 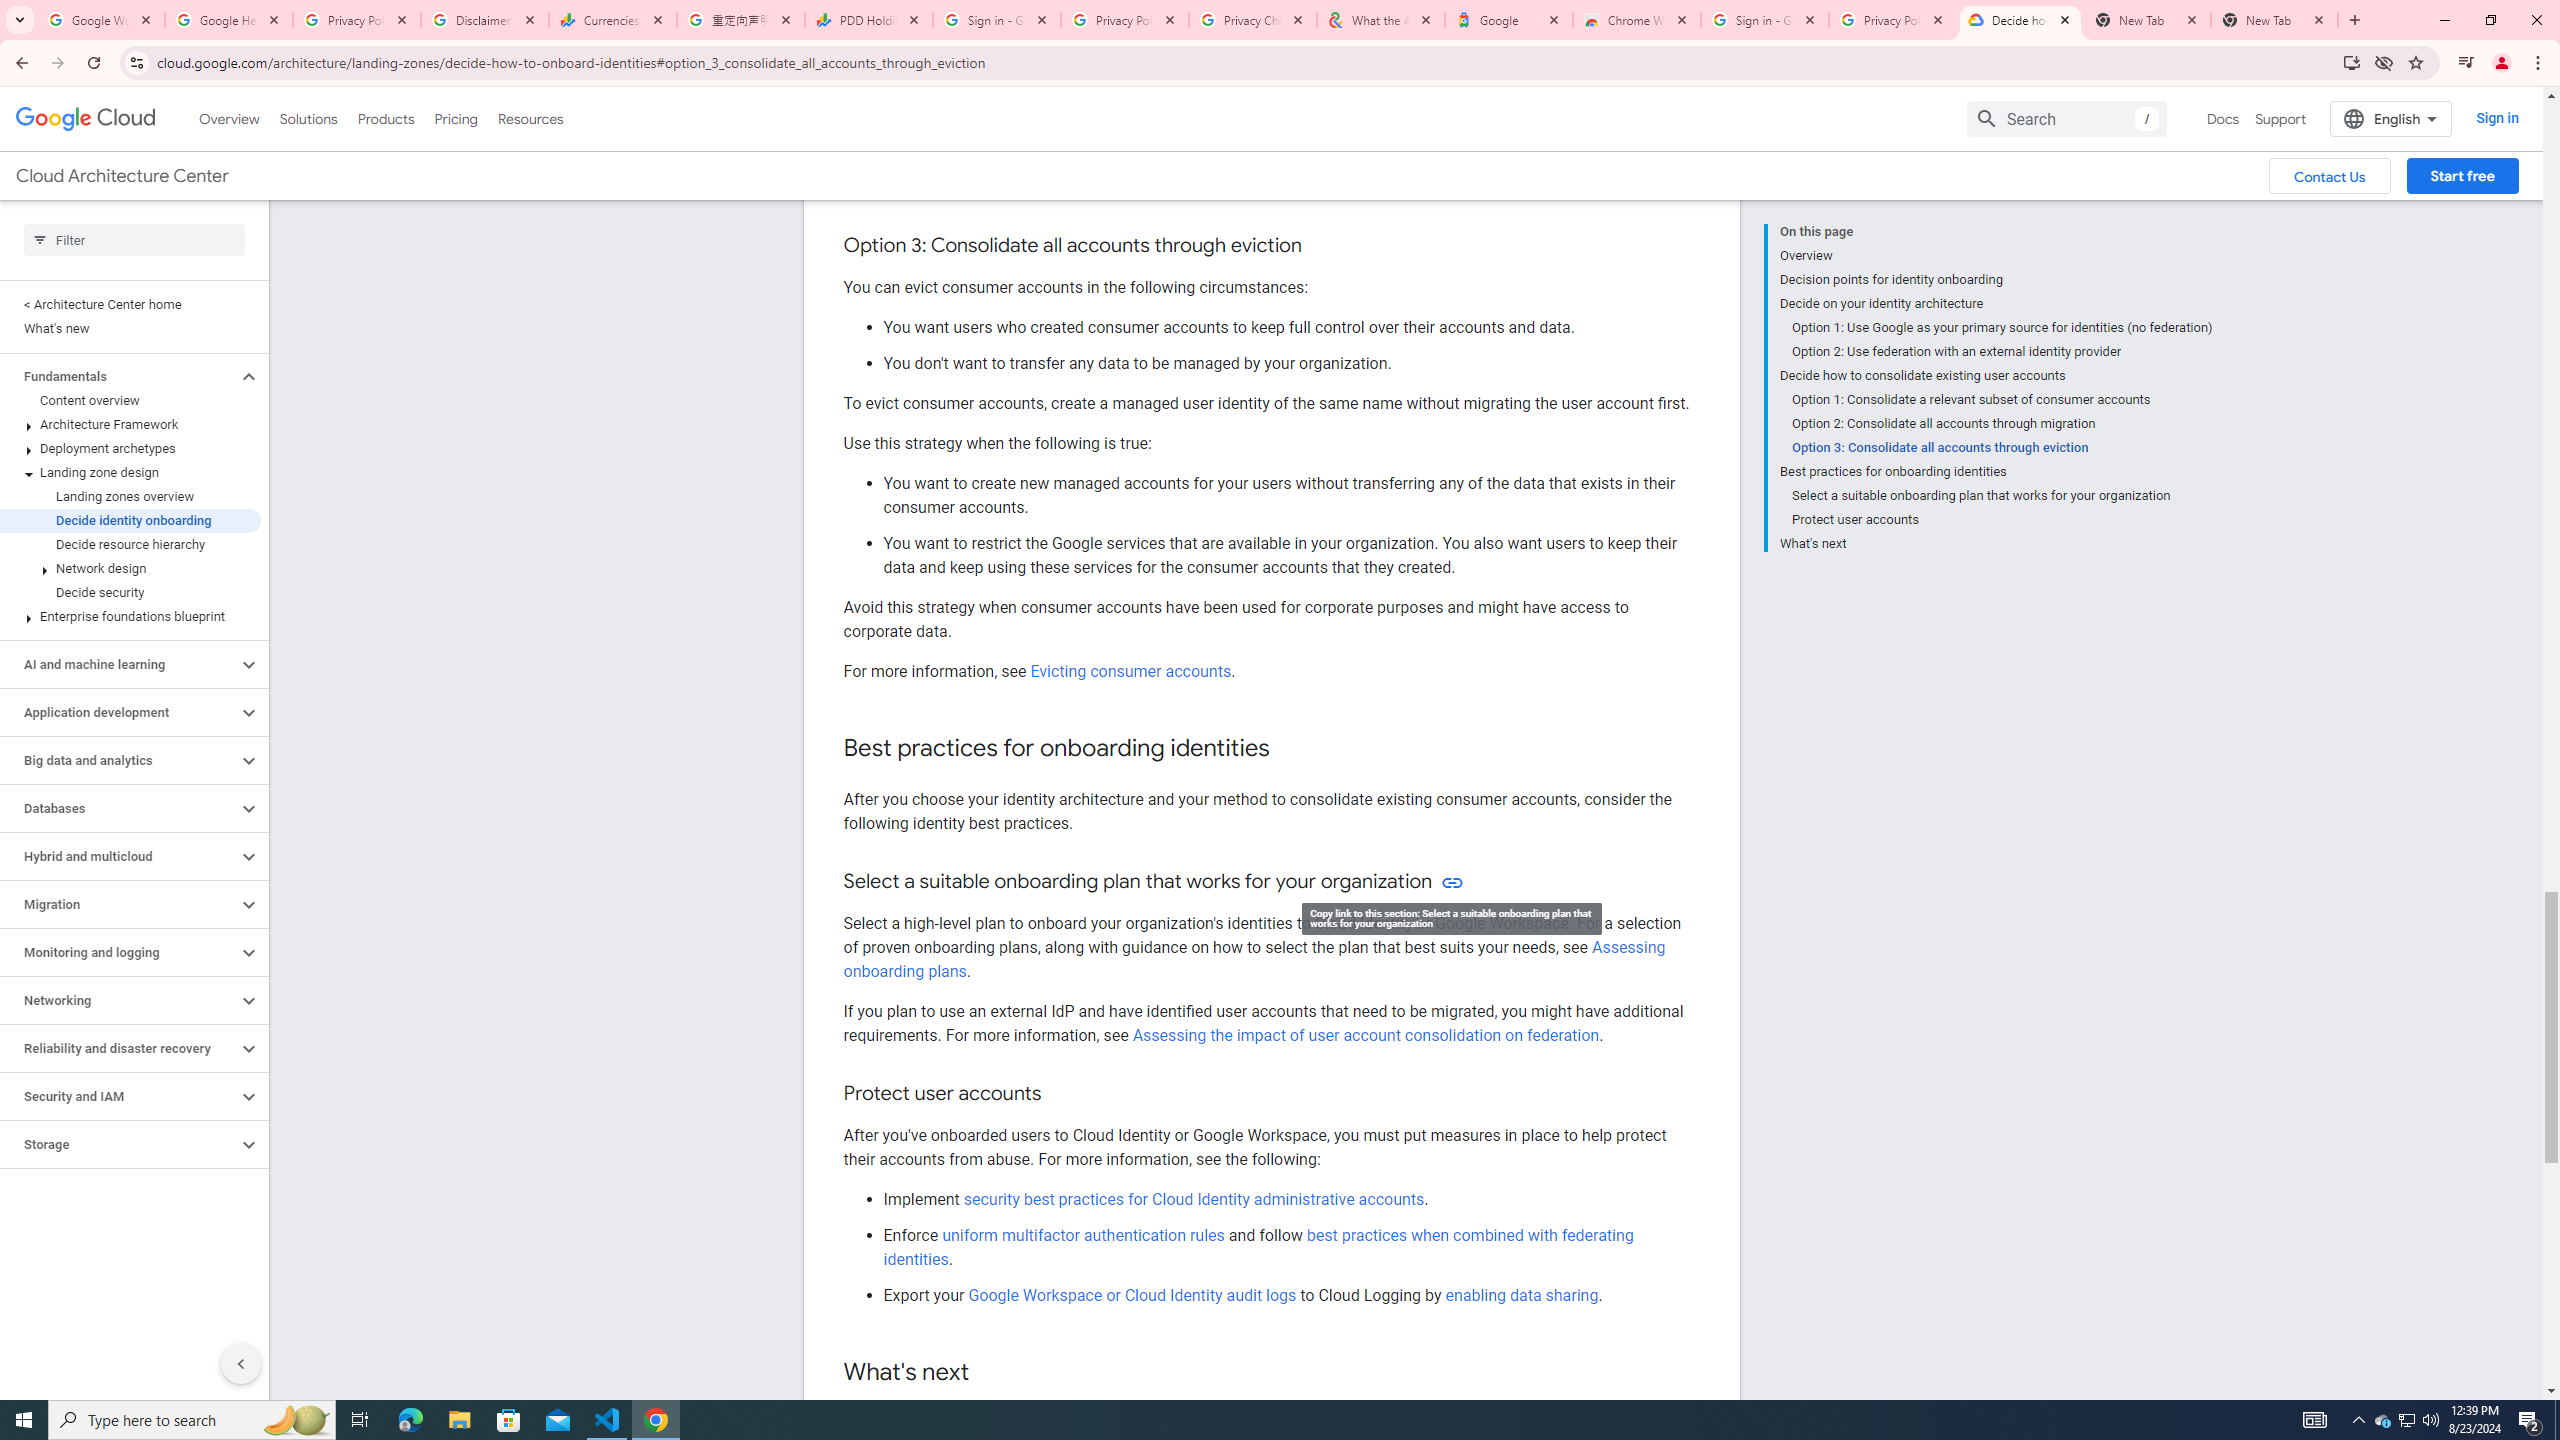 What do you see at coordinates (130, 616) in the screenshot?
I see `'Enterprise foundations blueprint'` at bounding box center [130, 616].